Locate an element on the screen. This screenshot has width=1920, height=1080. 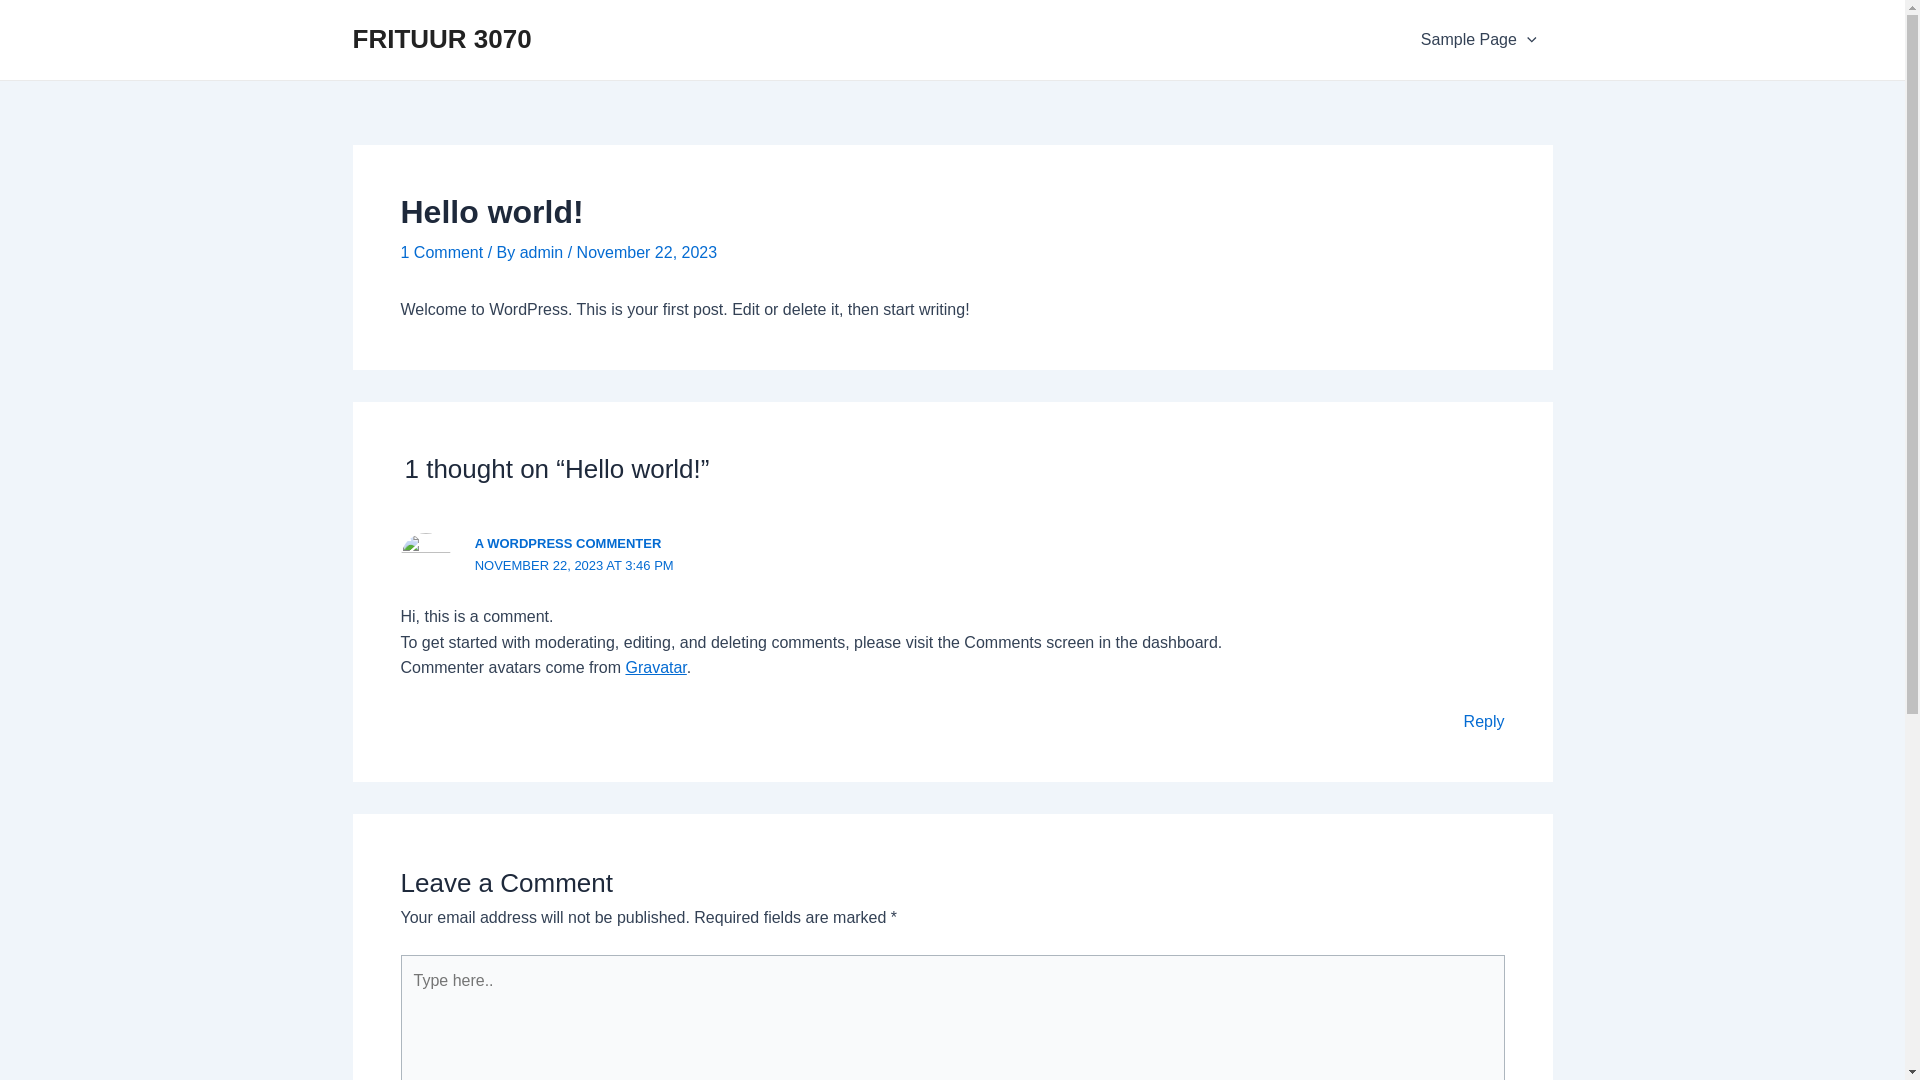
'FRITUUR 3070' is located at coordinates (440, 38).